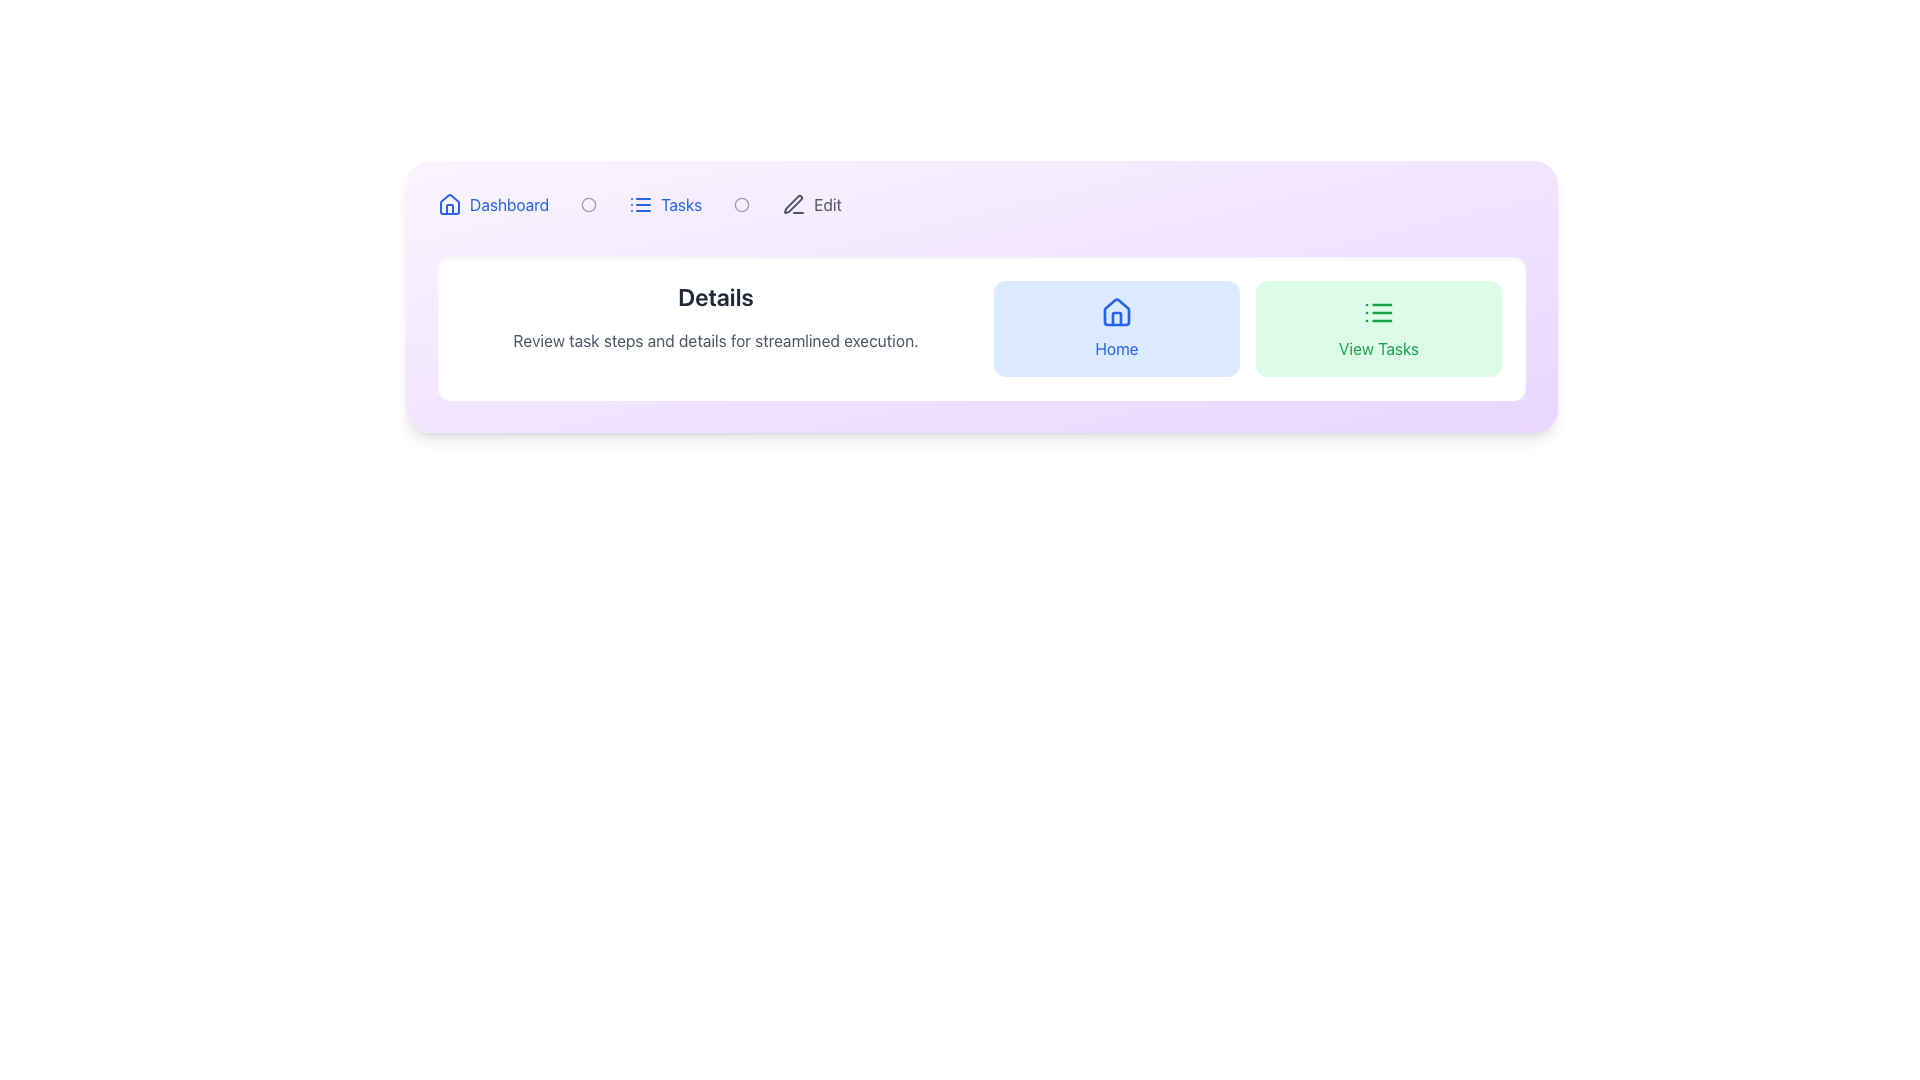 Image resolution: width=1920 pixels, height=1080 pixels. Describe the element at coordinates (1377, 347) in the screenshot. I see `the 'Viewing Tasks' text label, which is located in the lower portion of a rounded box on the right side of the main interface` at that location.